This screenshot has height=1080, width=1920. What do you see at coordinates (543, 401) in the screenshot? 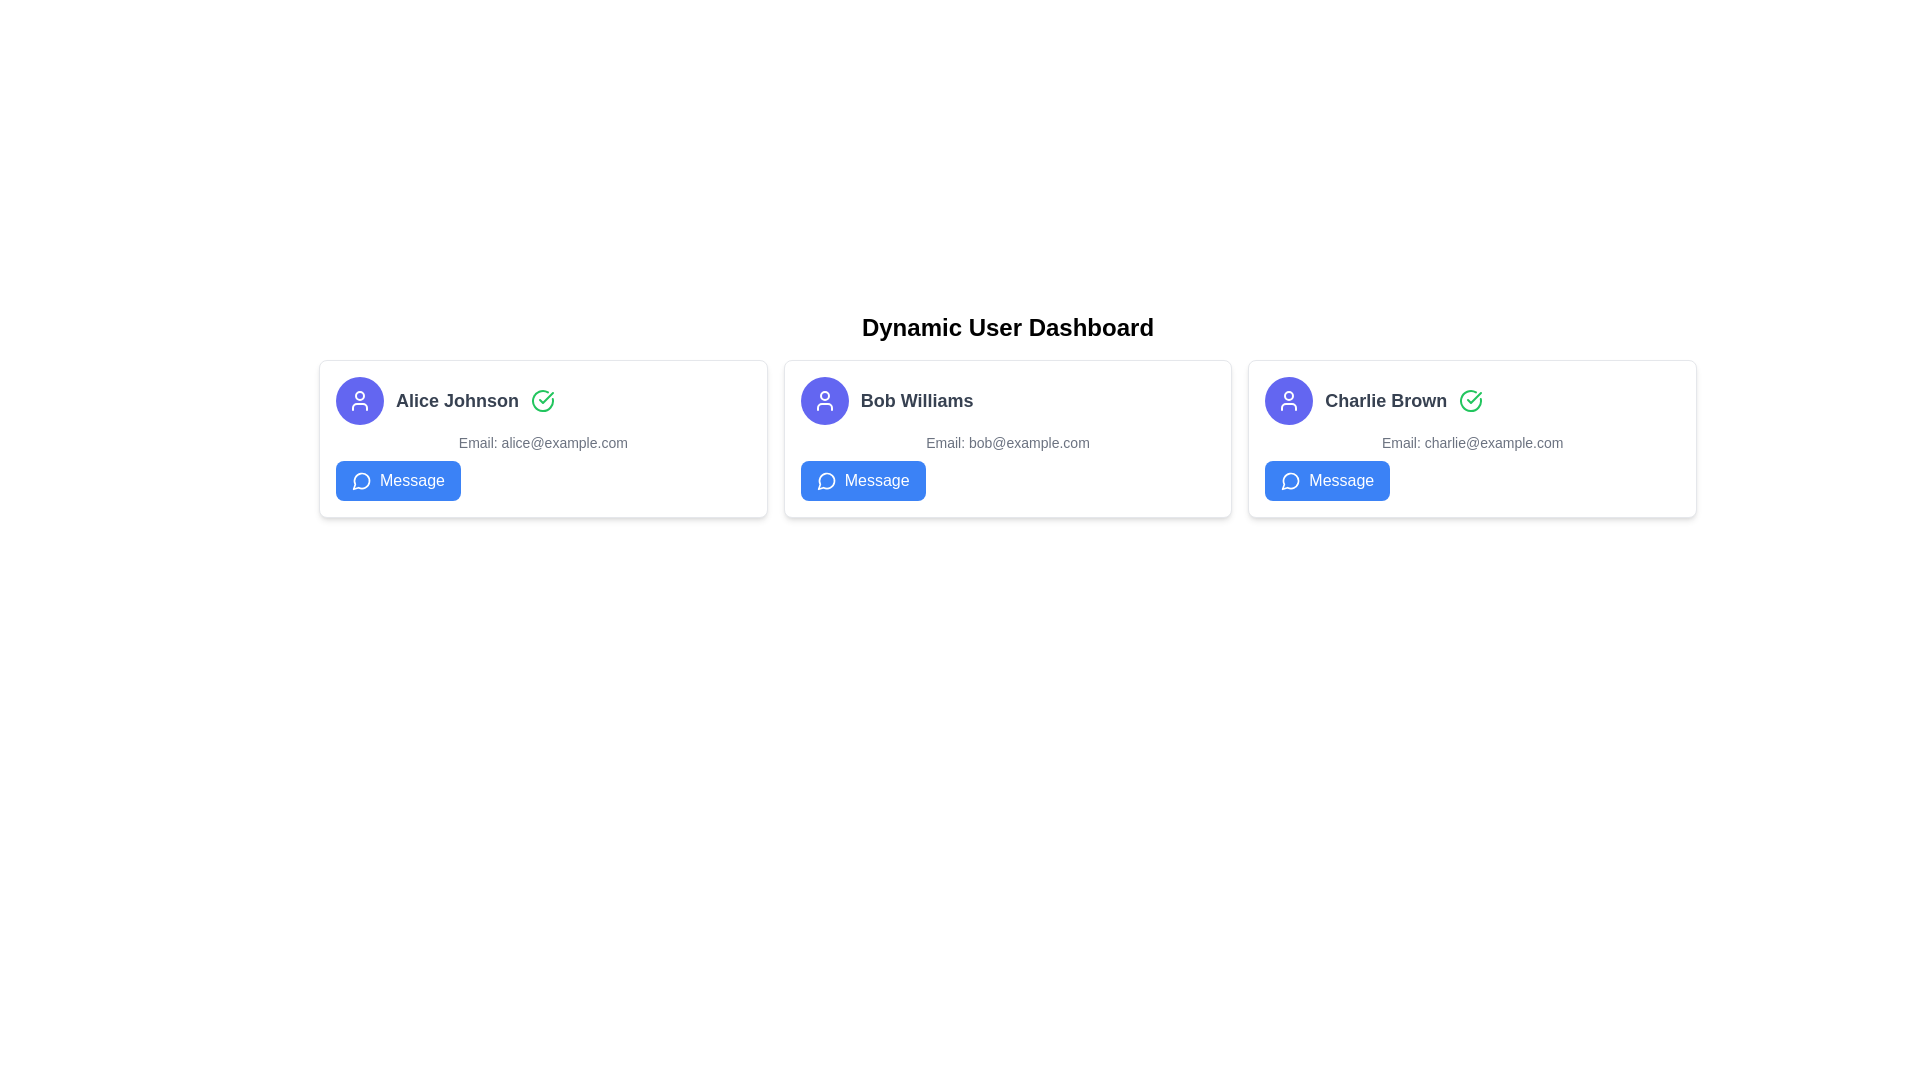
I see `the user name label for Alice Johnson, which includes a visual indicator of verified status, located at the top of the user detail card` at bounding box center [543, 401].